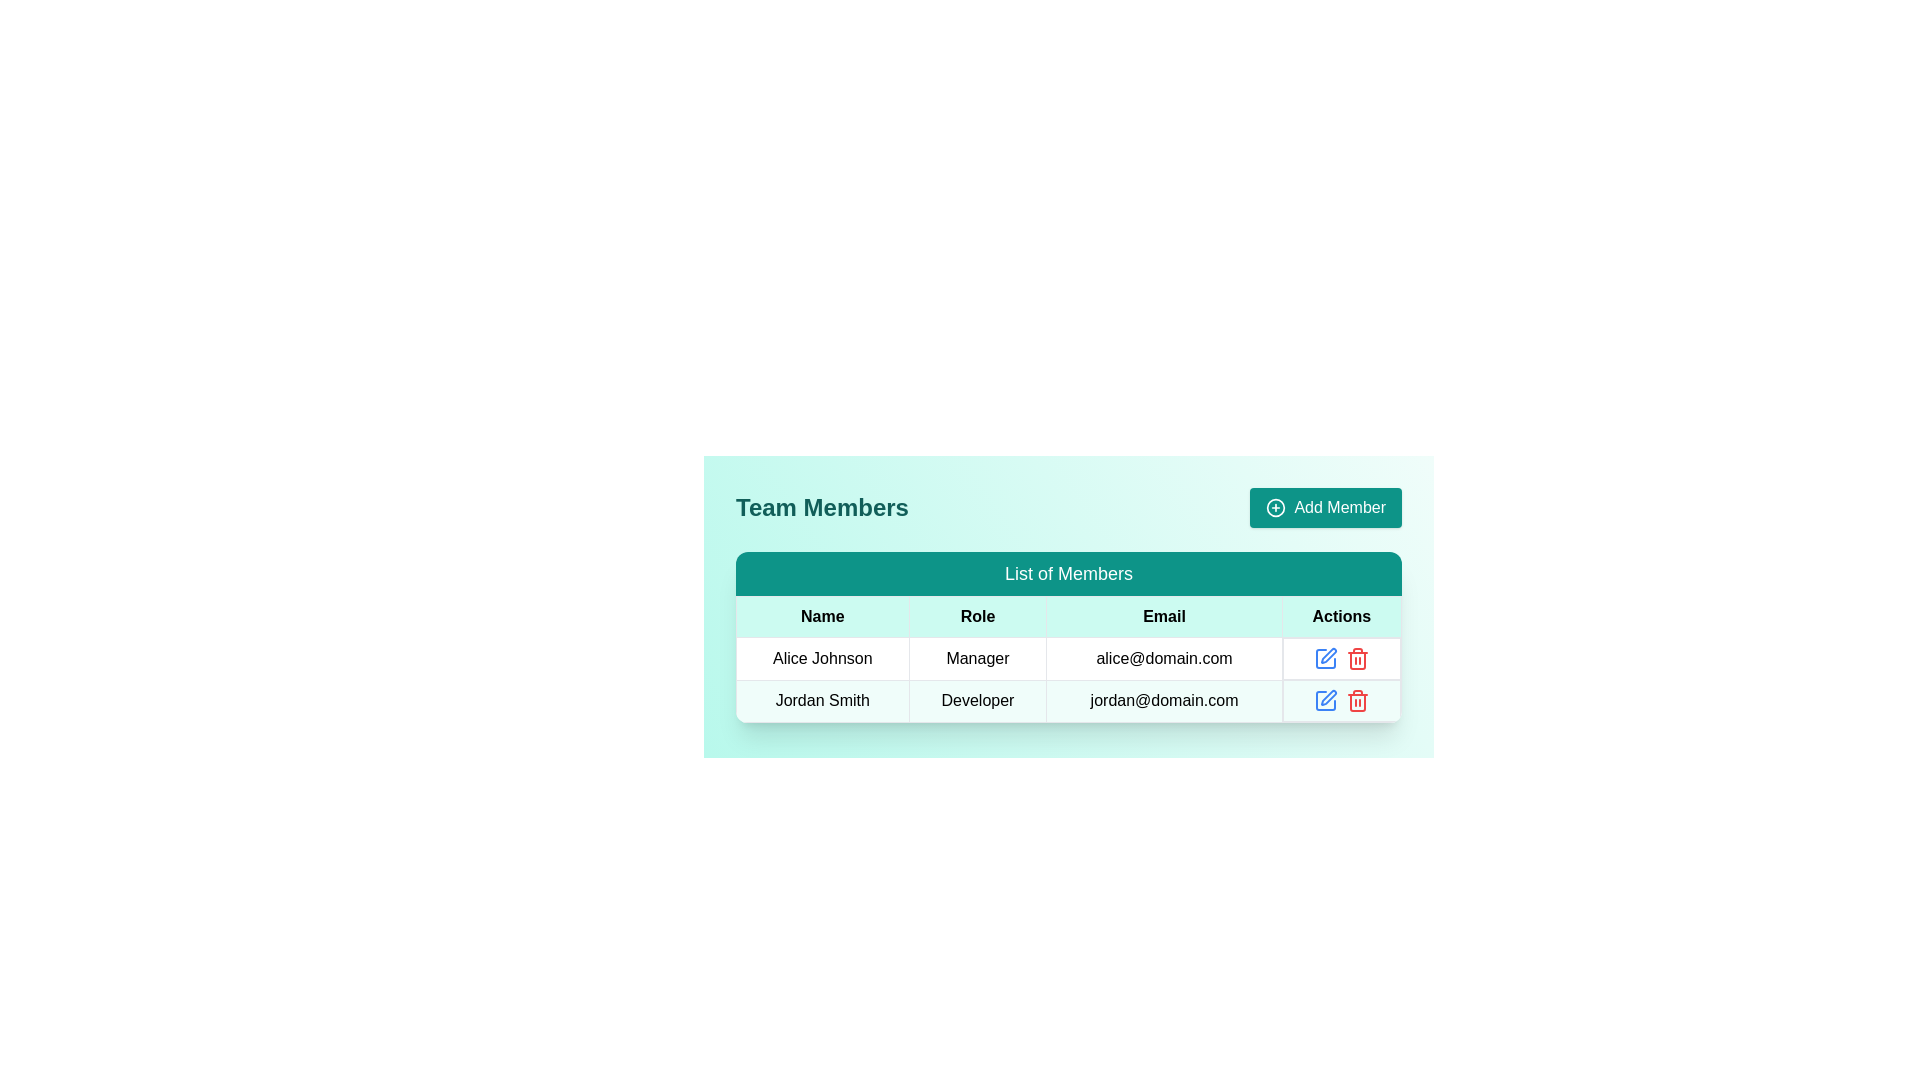 Image resolution: width=1920 pixels, height=1080 pixels. I want to click on the editing icon represented by a pencil in the 'Actions' column of the table, specifically associated with the second row for 'Jordan Smith', so click(1325, 700).